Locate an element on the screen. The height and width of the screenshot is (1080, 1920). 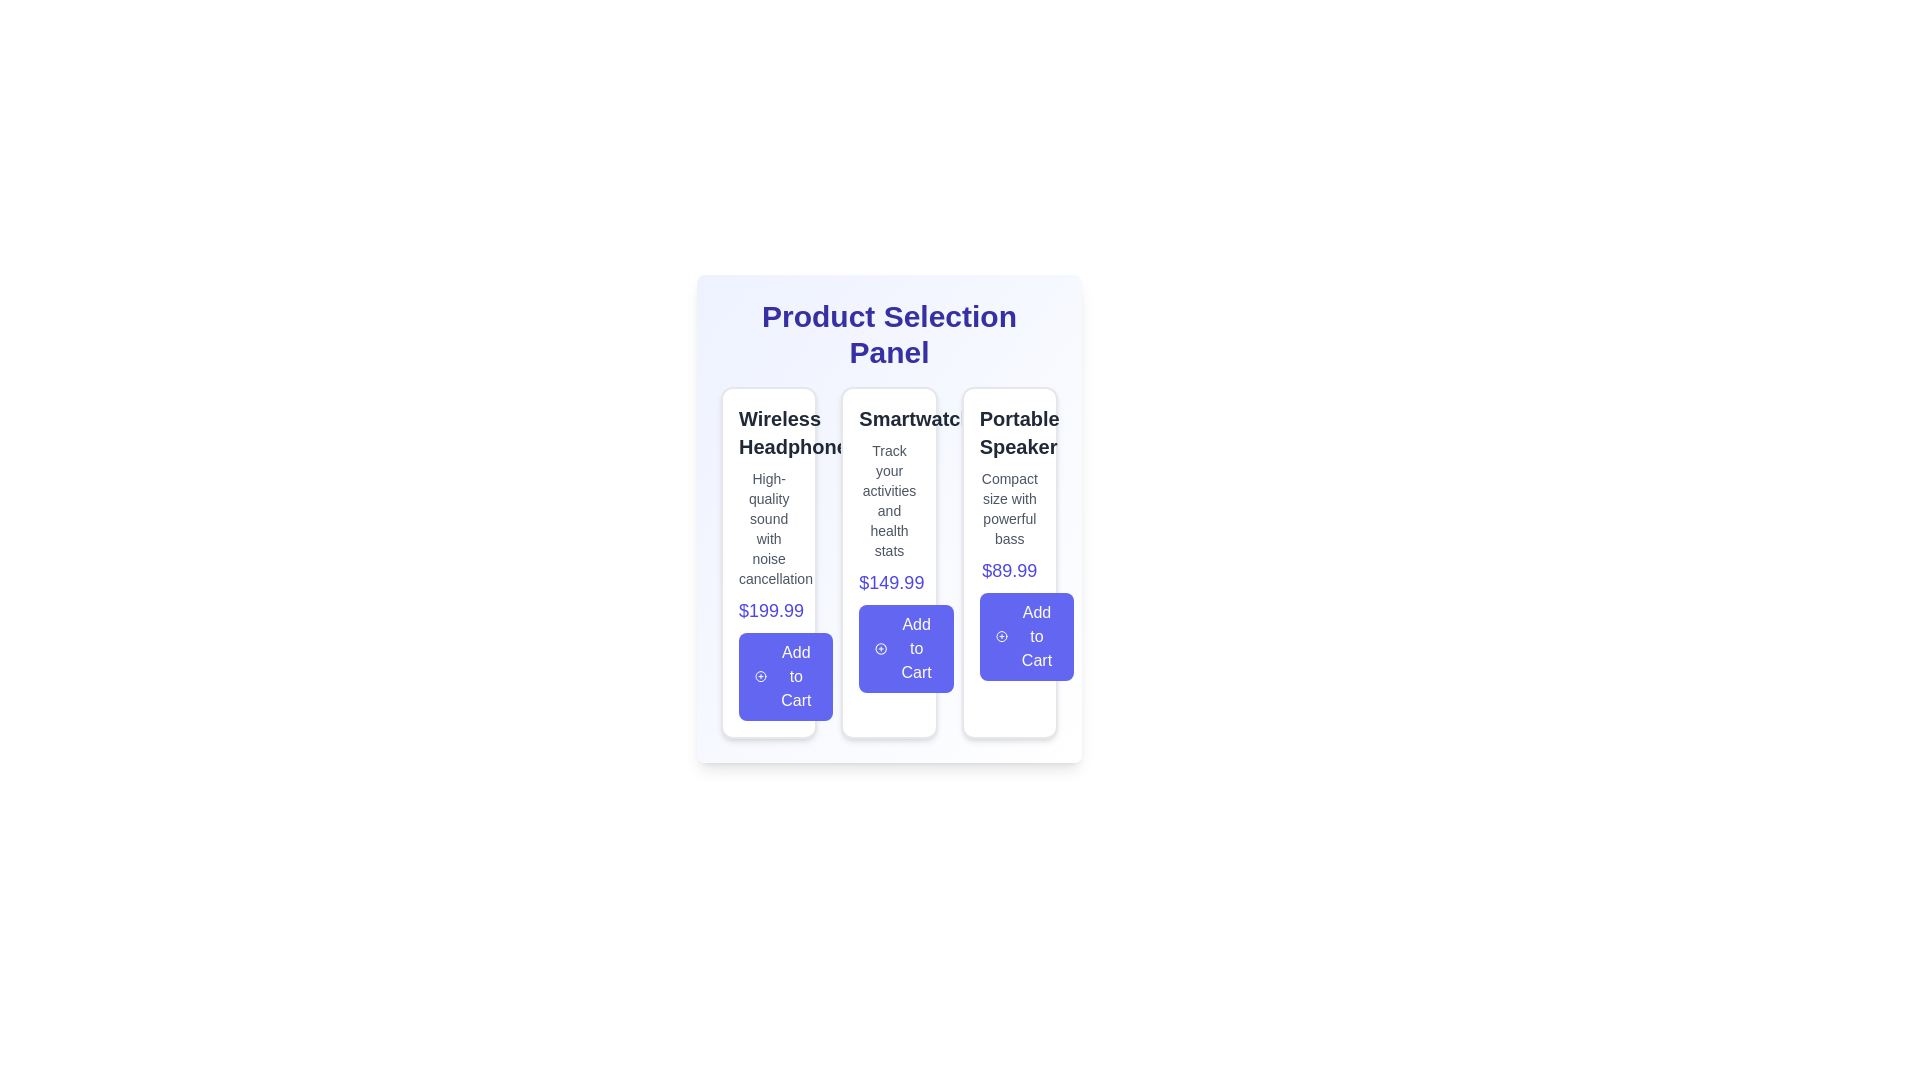
the circular icon with a plus sign that represents adding an item to the shopping cart, located within the 'Add to Cart' button in the middle card of the interface is located at coordinates (880, 648).